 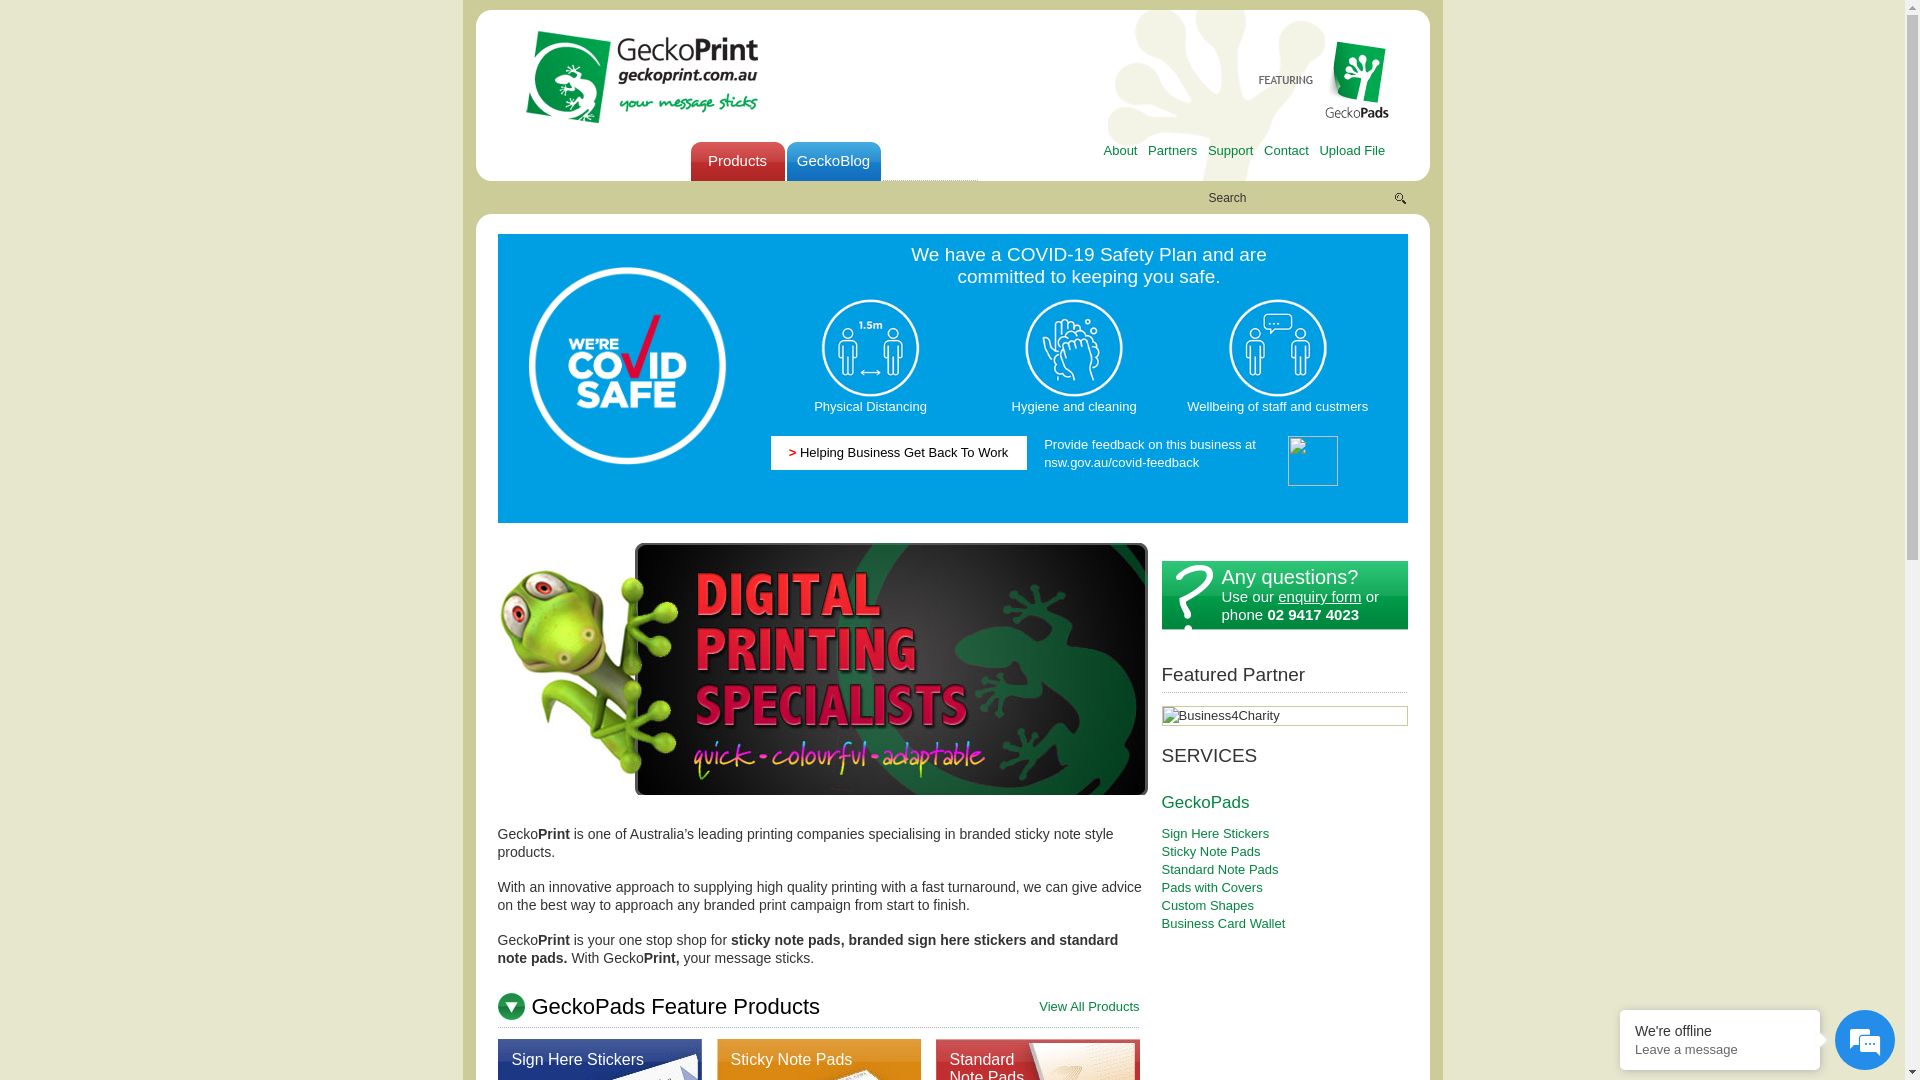 What do you see at coordinates (1121, 461) in the screenshot?
I see `'nsw.gov.au/covid-feedback'` at bounding box center [1121, 461].